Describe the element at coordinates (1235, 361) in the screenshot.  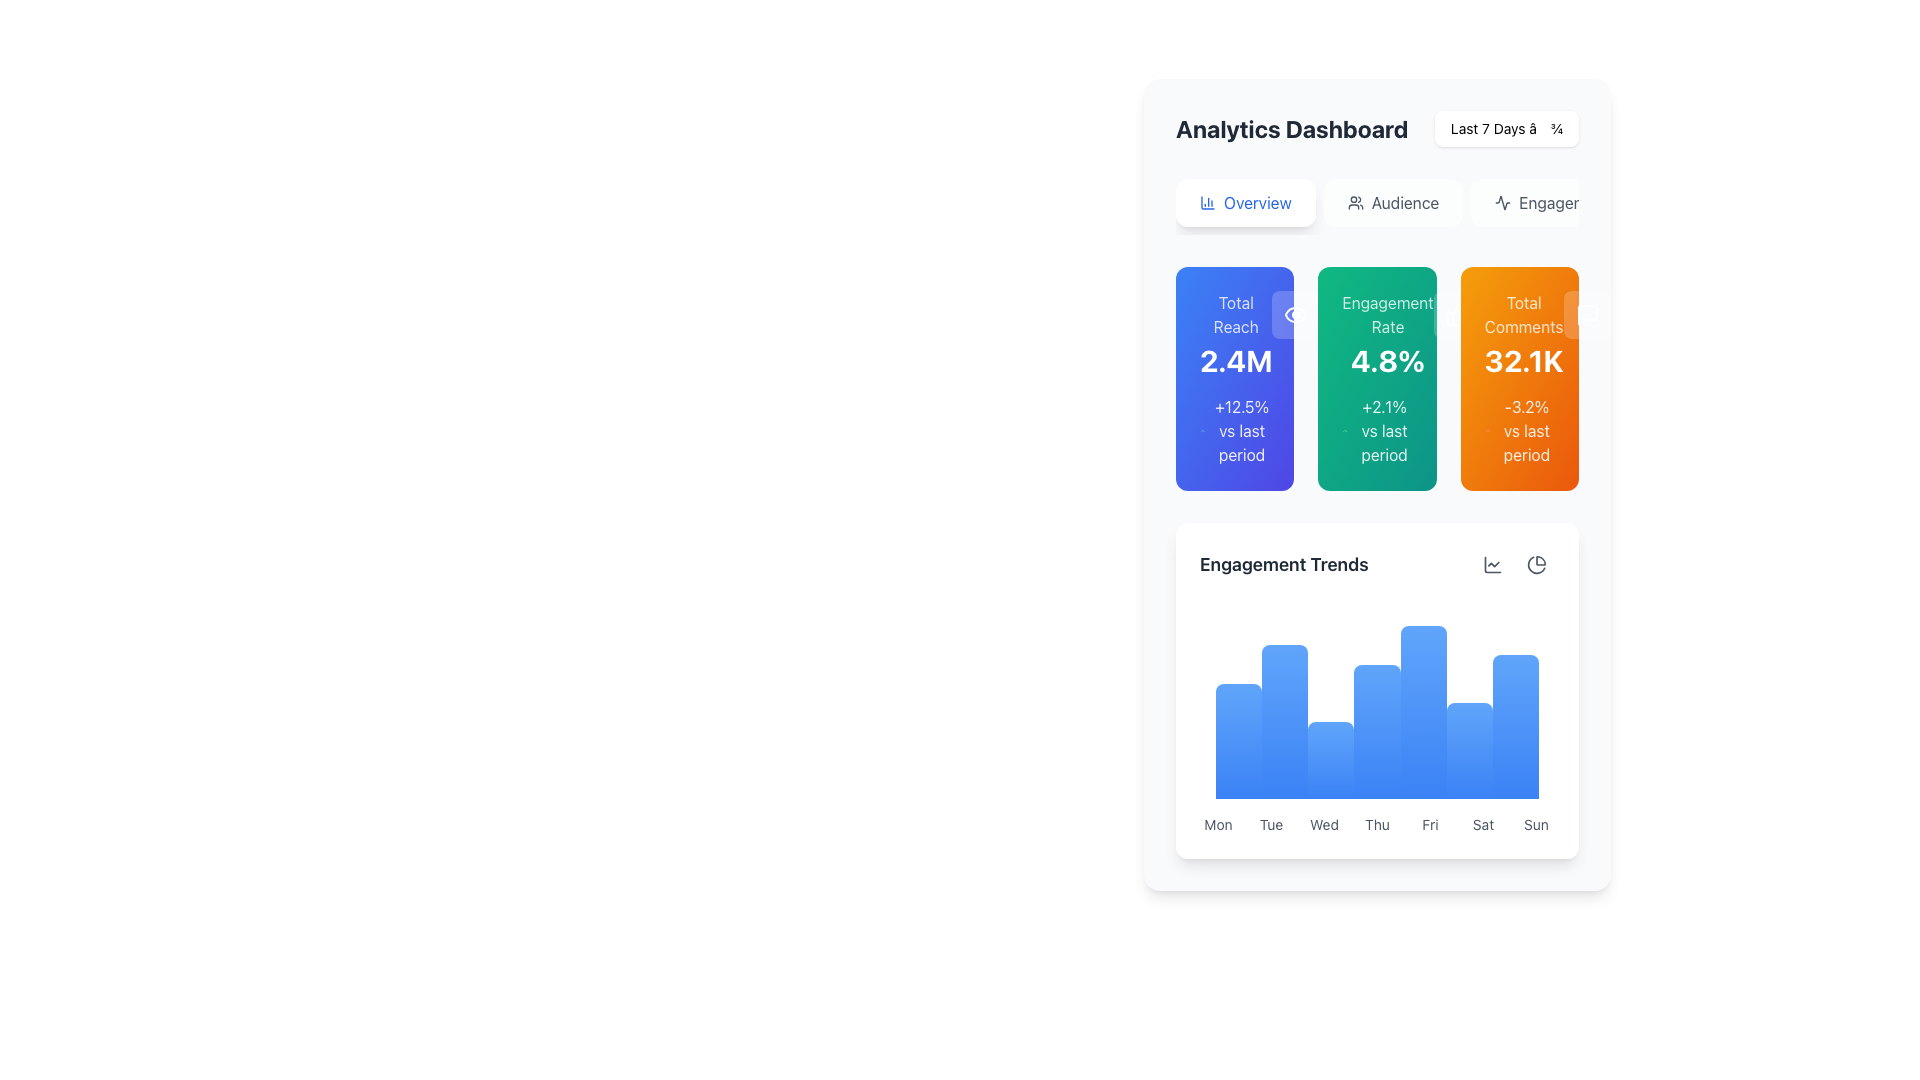
I see `the Numeric display field that shows '2.4M' in dark blue, located beneath the 'Total Reach' label on the analytics dashboard` at that location.